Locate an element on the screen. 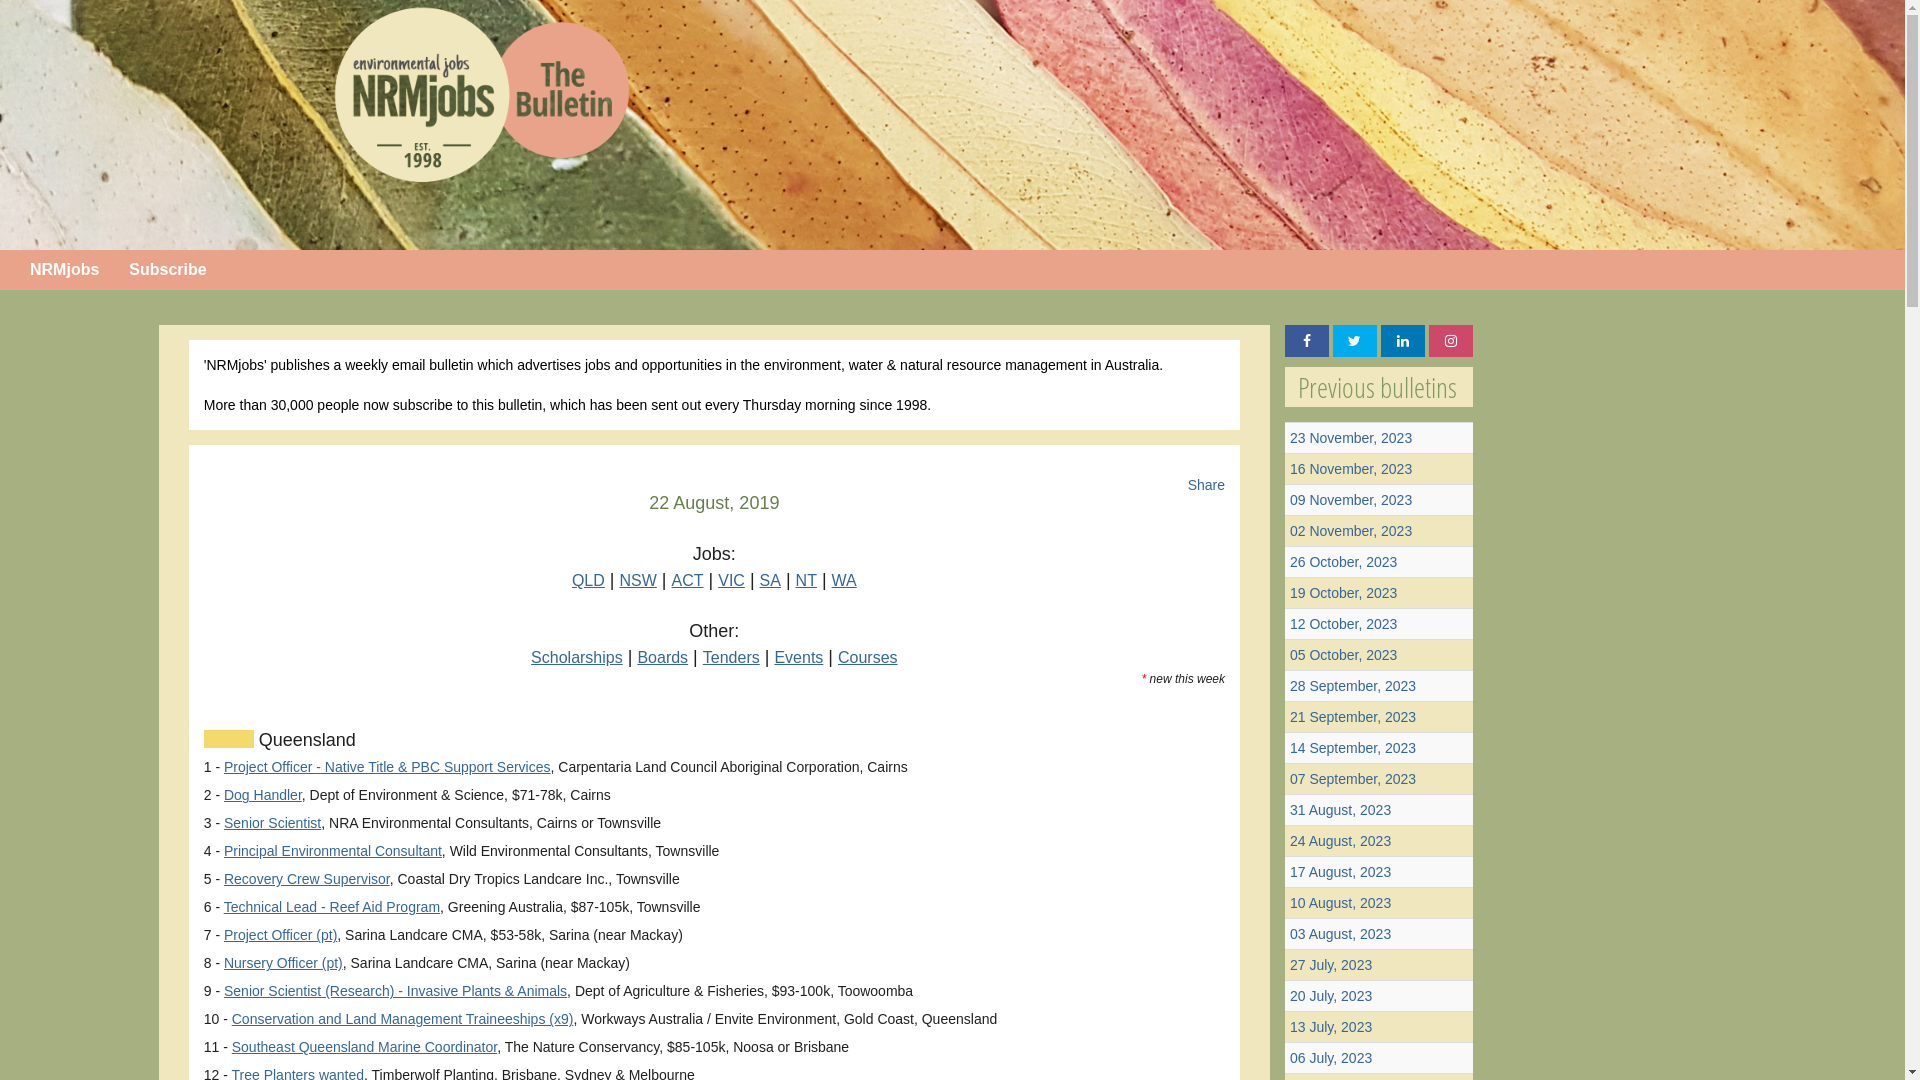 The width and height of the screenshot is (1920, 1080). '26 October, 2023' is located at coordinates (1343, 562).